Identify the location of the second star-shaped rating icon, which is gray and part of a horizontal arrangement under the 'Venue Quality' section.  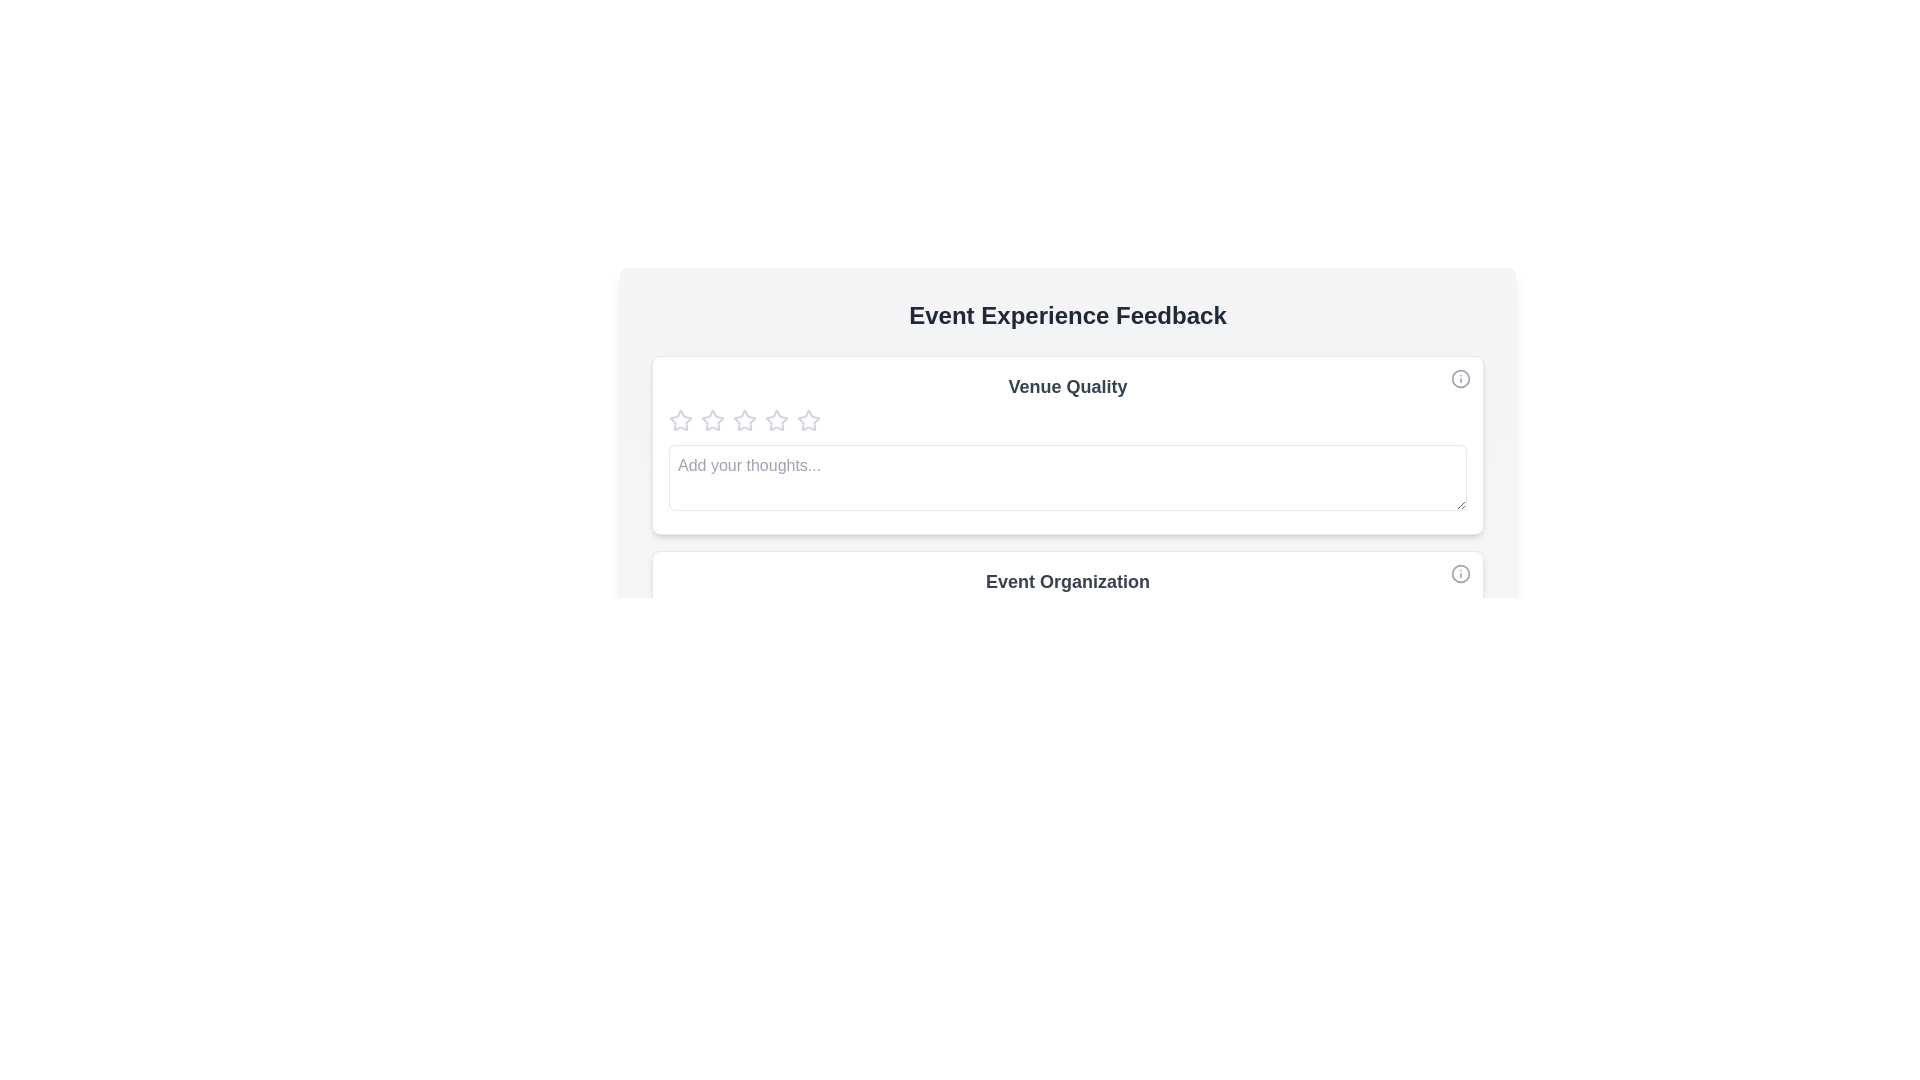
(743, 419).